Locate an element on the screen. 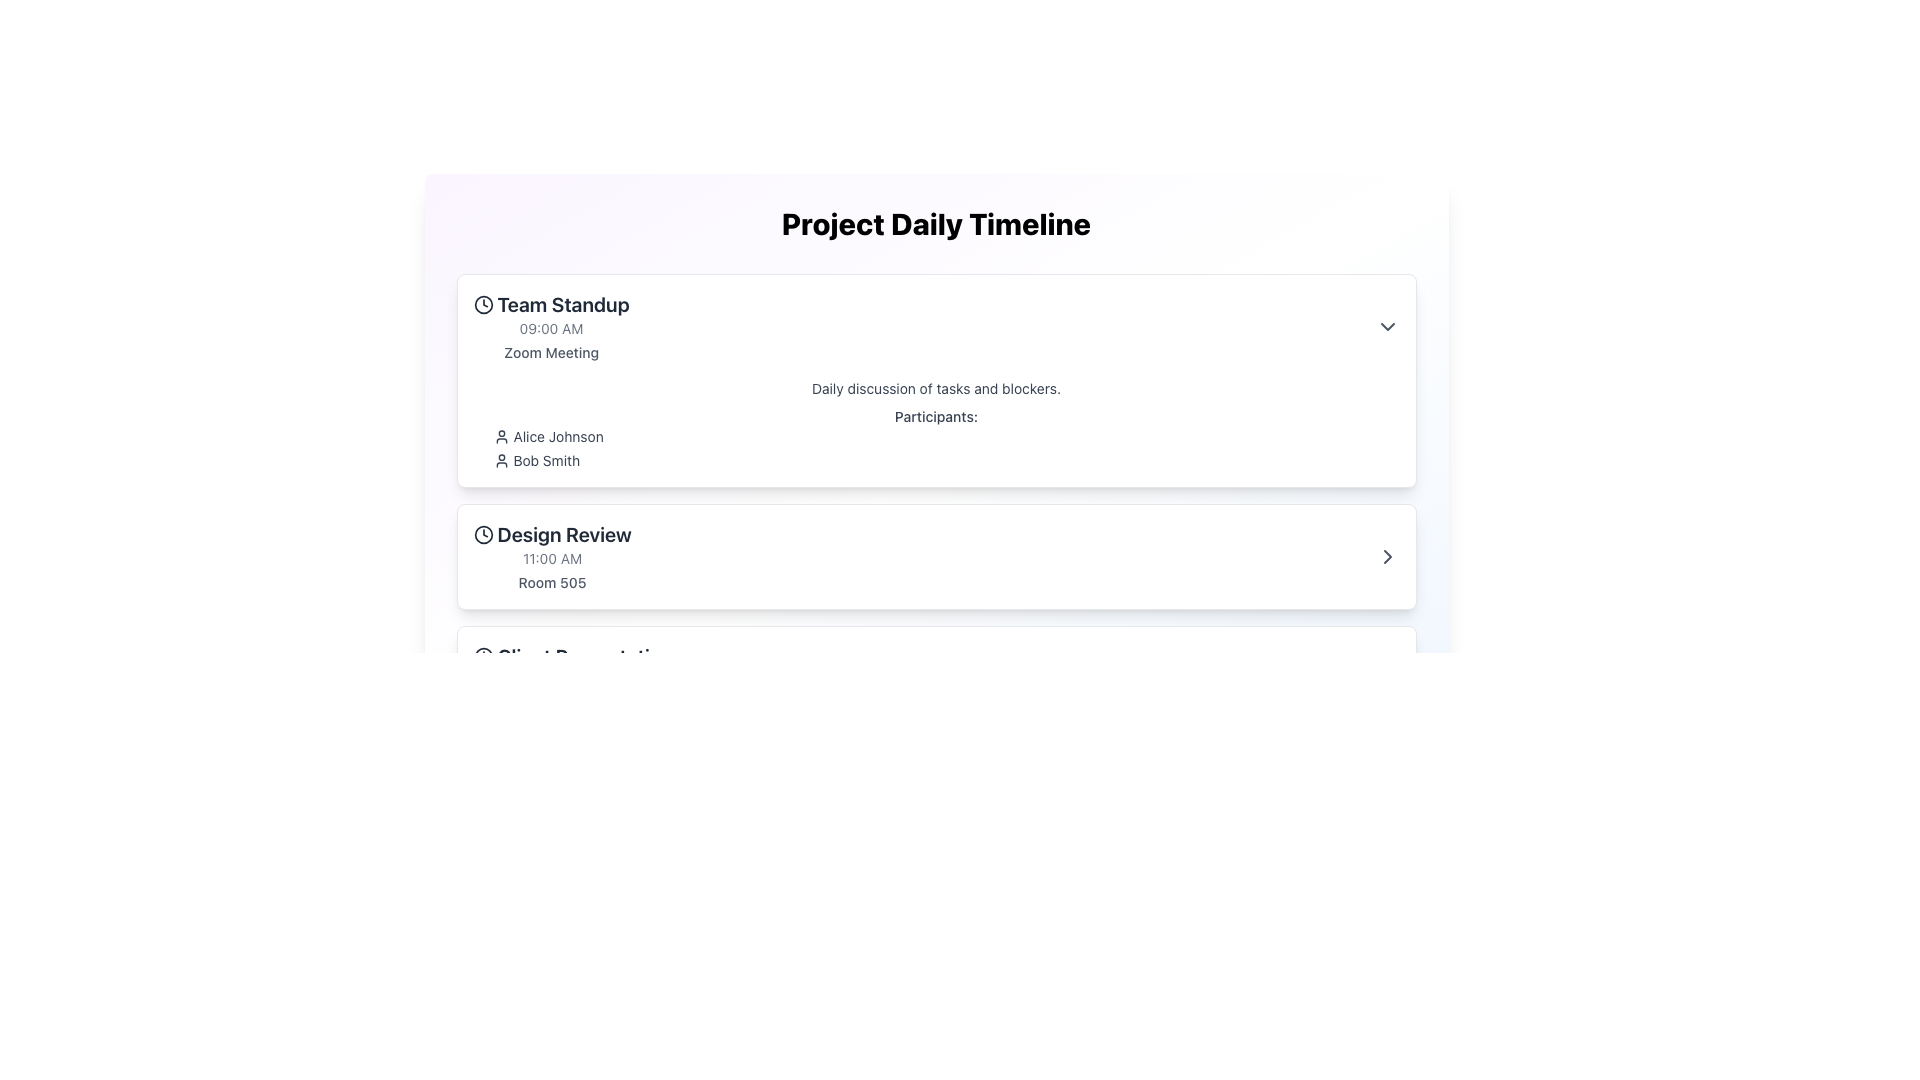 This screenshot has height=1080, width=1920. the right-pointing chevron button next to the 'Room 505' text is located at coordinates (1386, 556).